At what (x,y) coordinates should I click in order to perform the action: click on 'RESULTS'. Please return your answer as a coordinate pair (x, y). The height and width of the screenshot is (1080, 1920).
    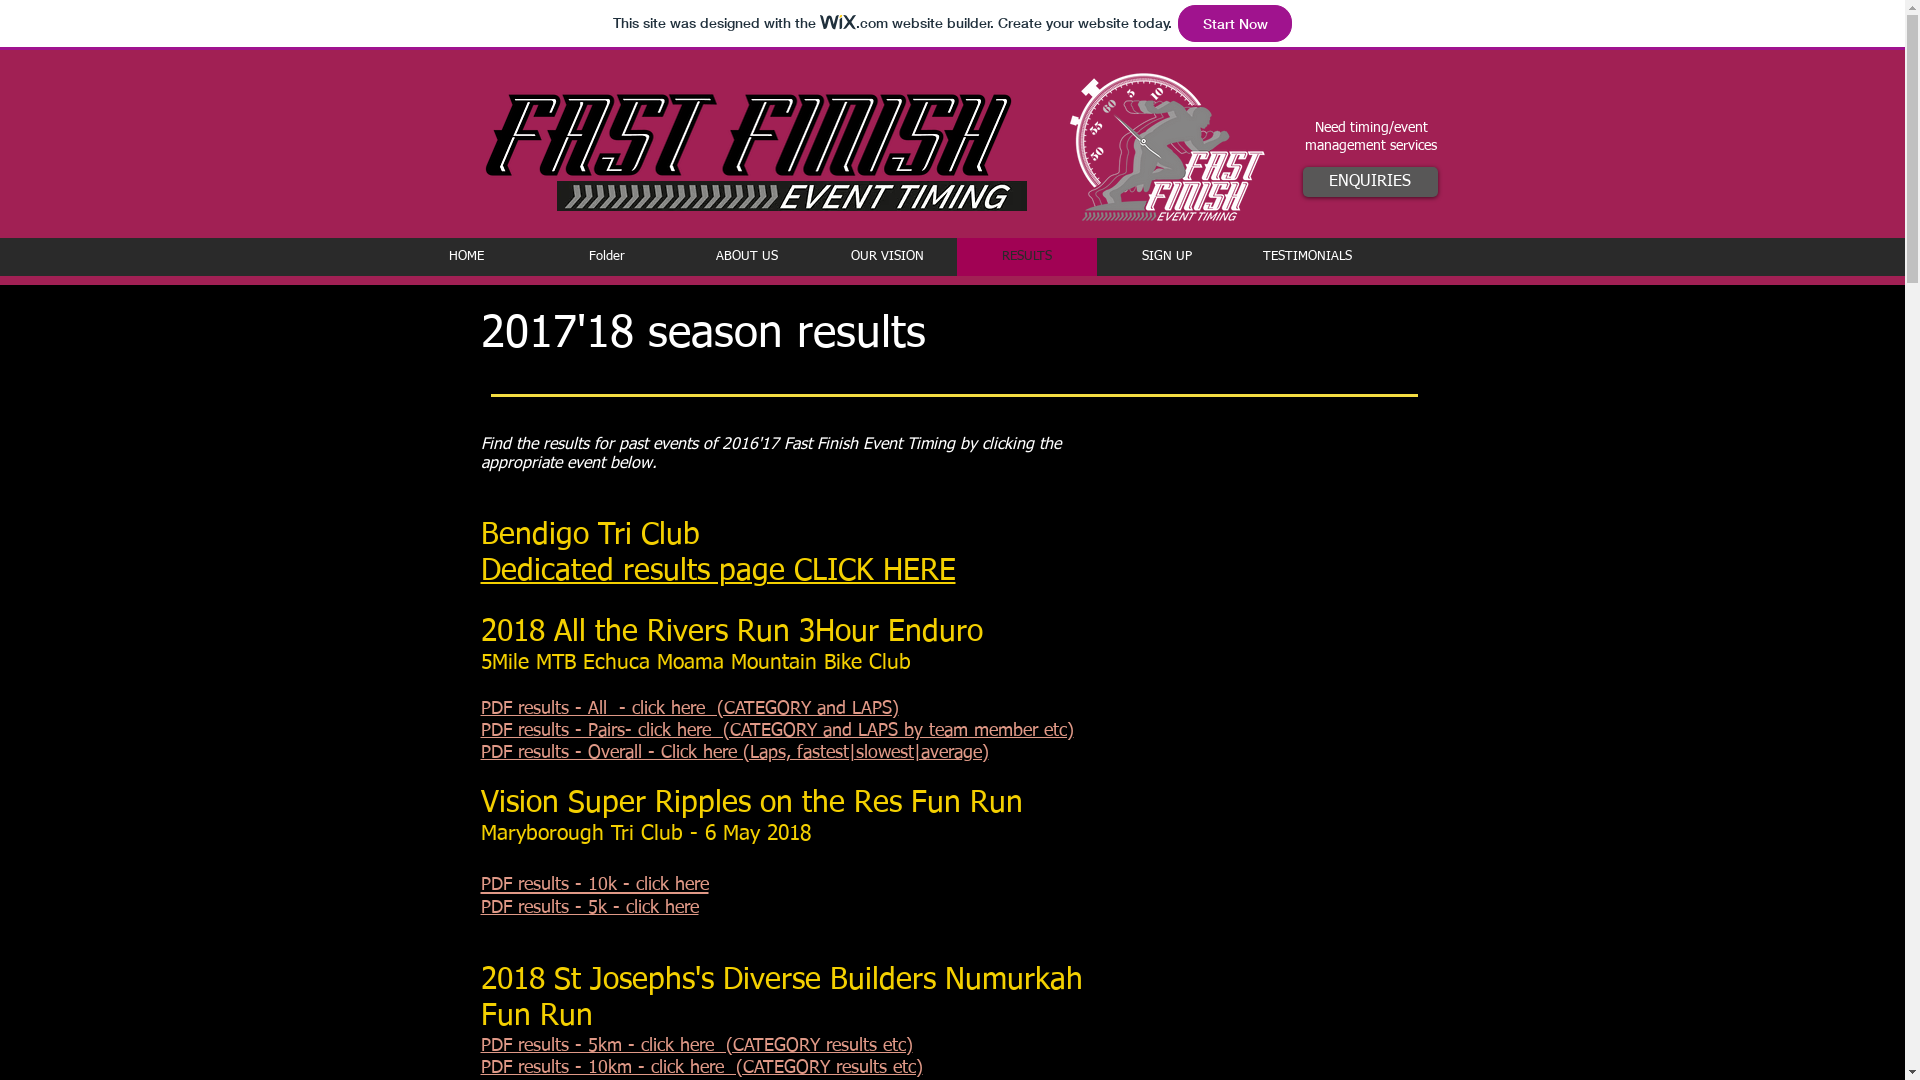
    Looking at the image, I should click on (1026, 256).